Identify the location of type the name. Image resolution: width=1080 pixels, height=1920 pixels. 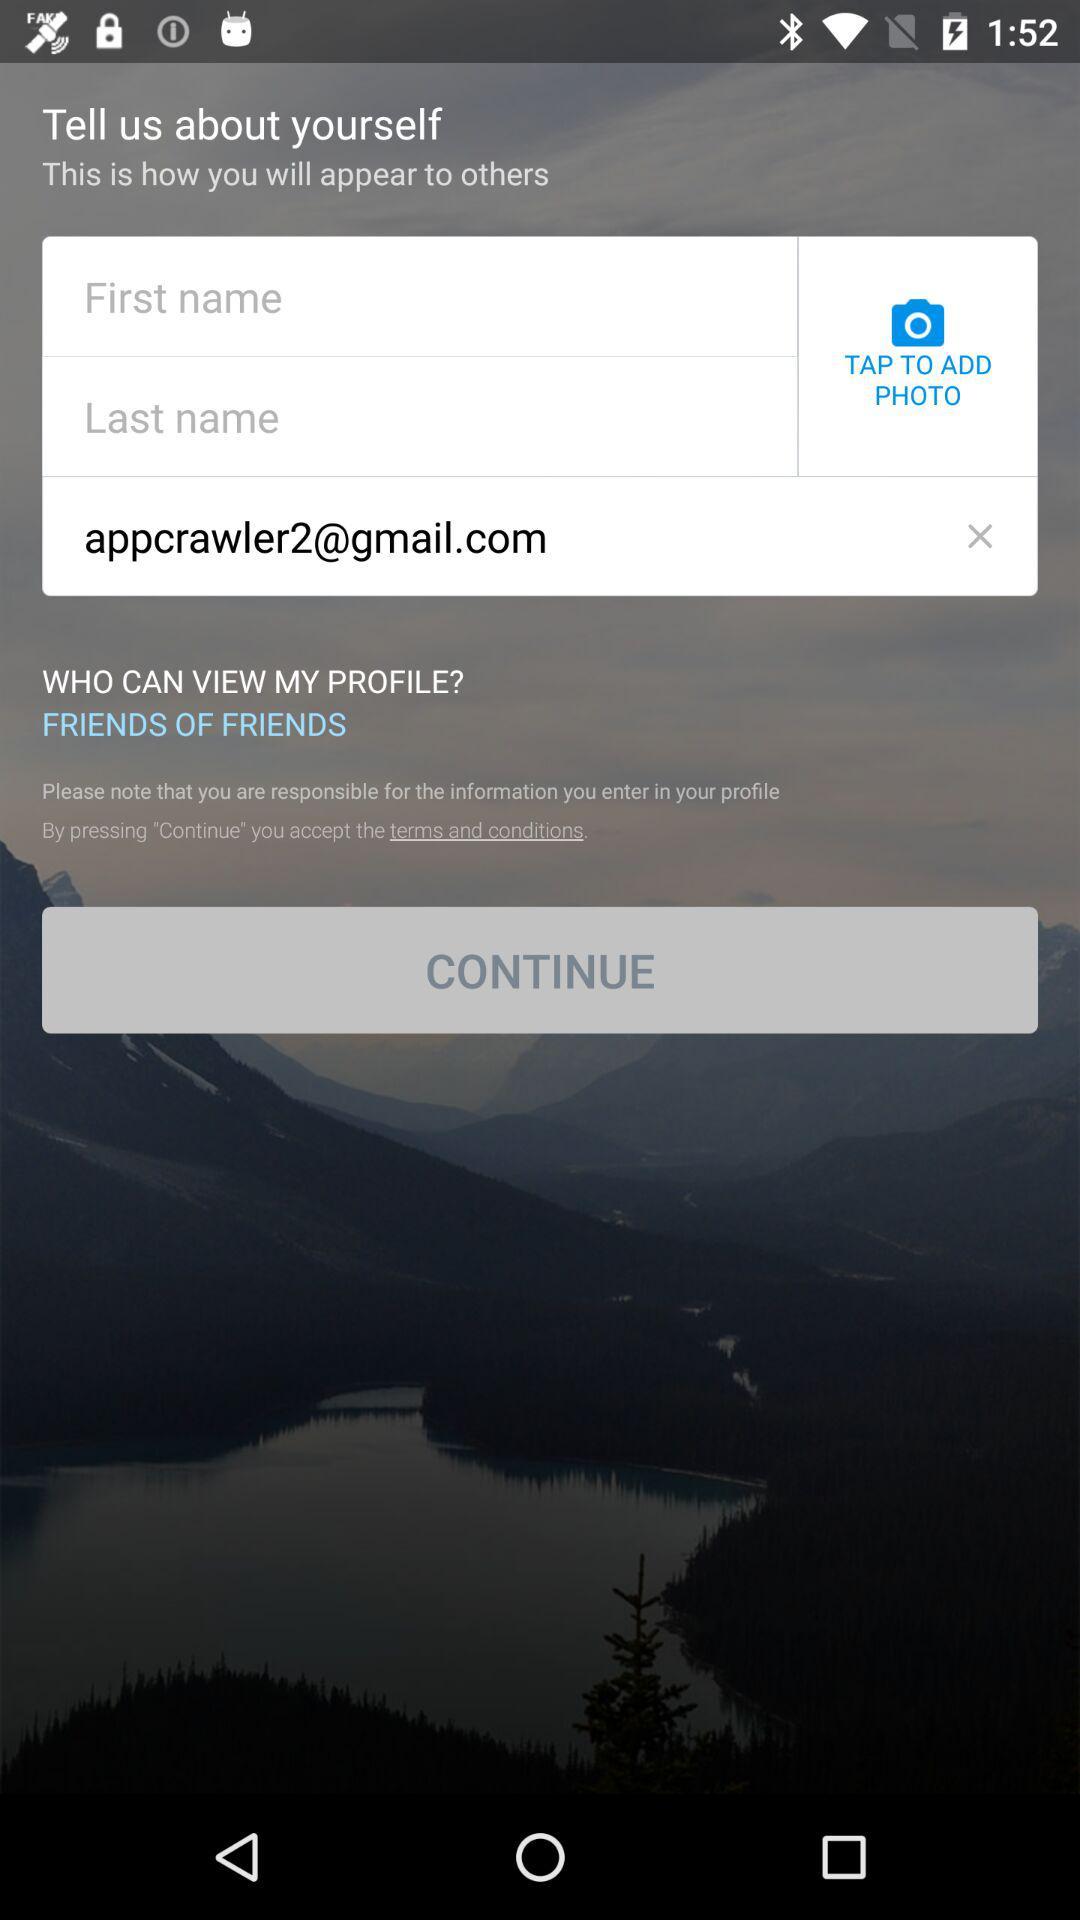
(419, 295).